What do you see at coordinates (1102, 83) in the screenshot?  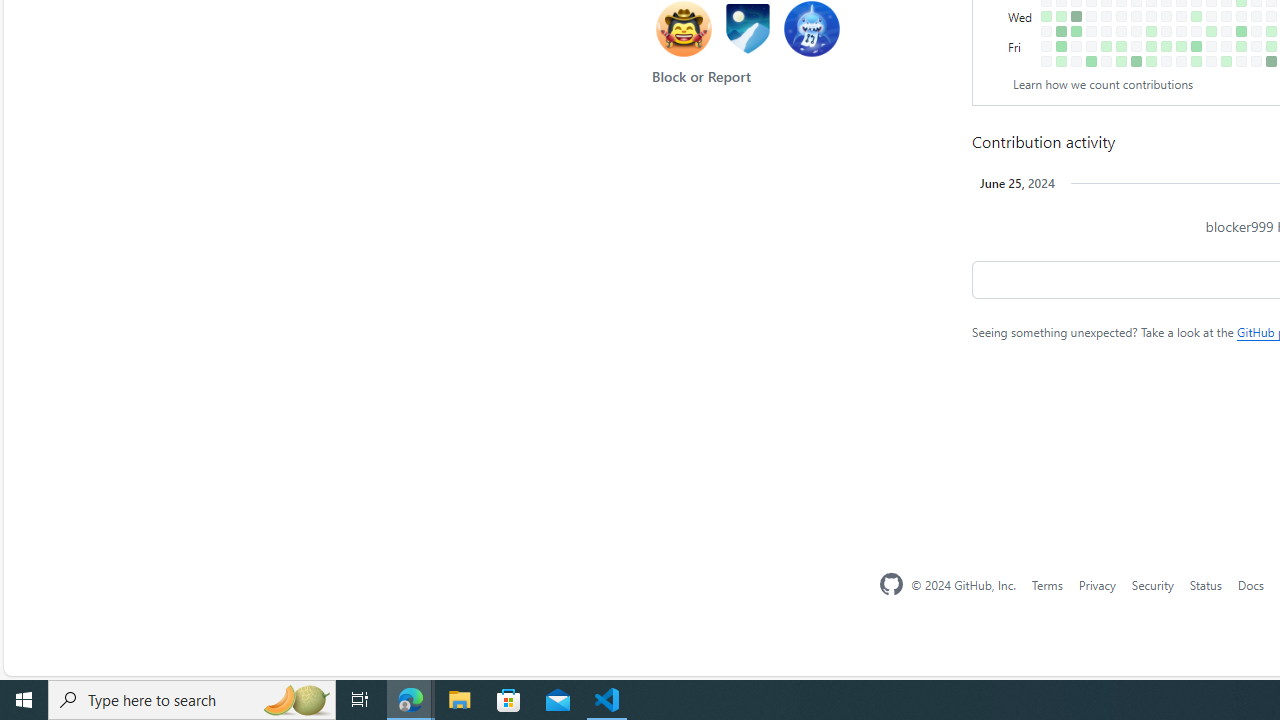 I see `'Learn how we count contributions'` at bounding box center [1102, 83].